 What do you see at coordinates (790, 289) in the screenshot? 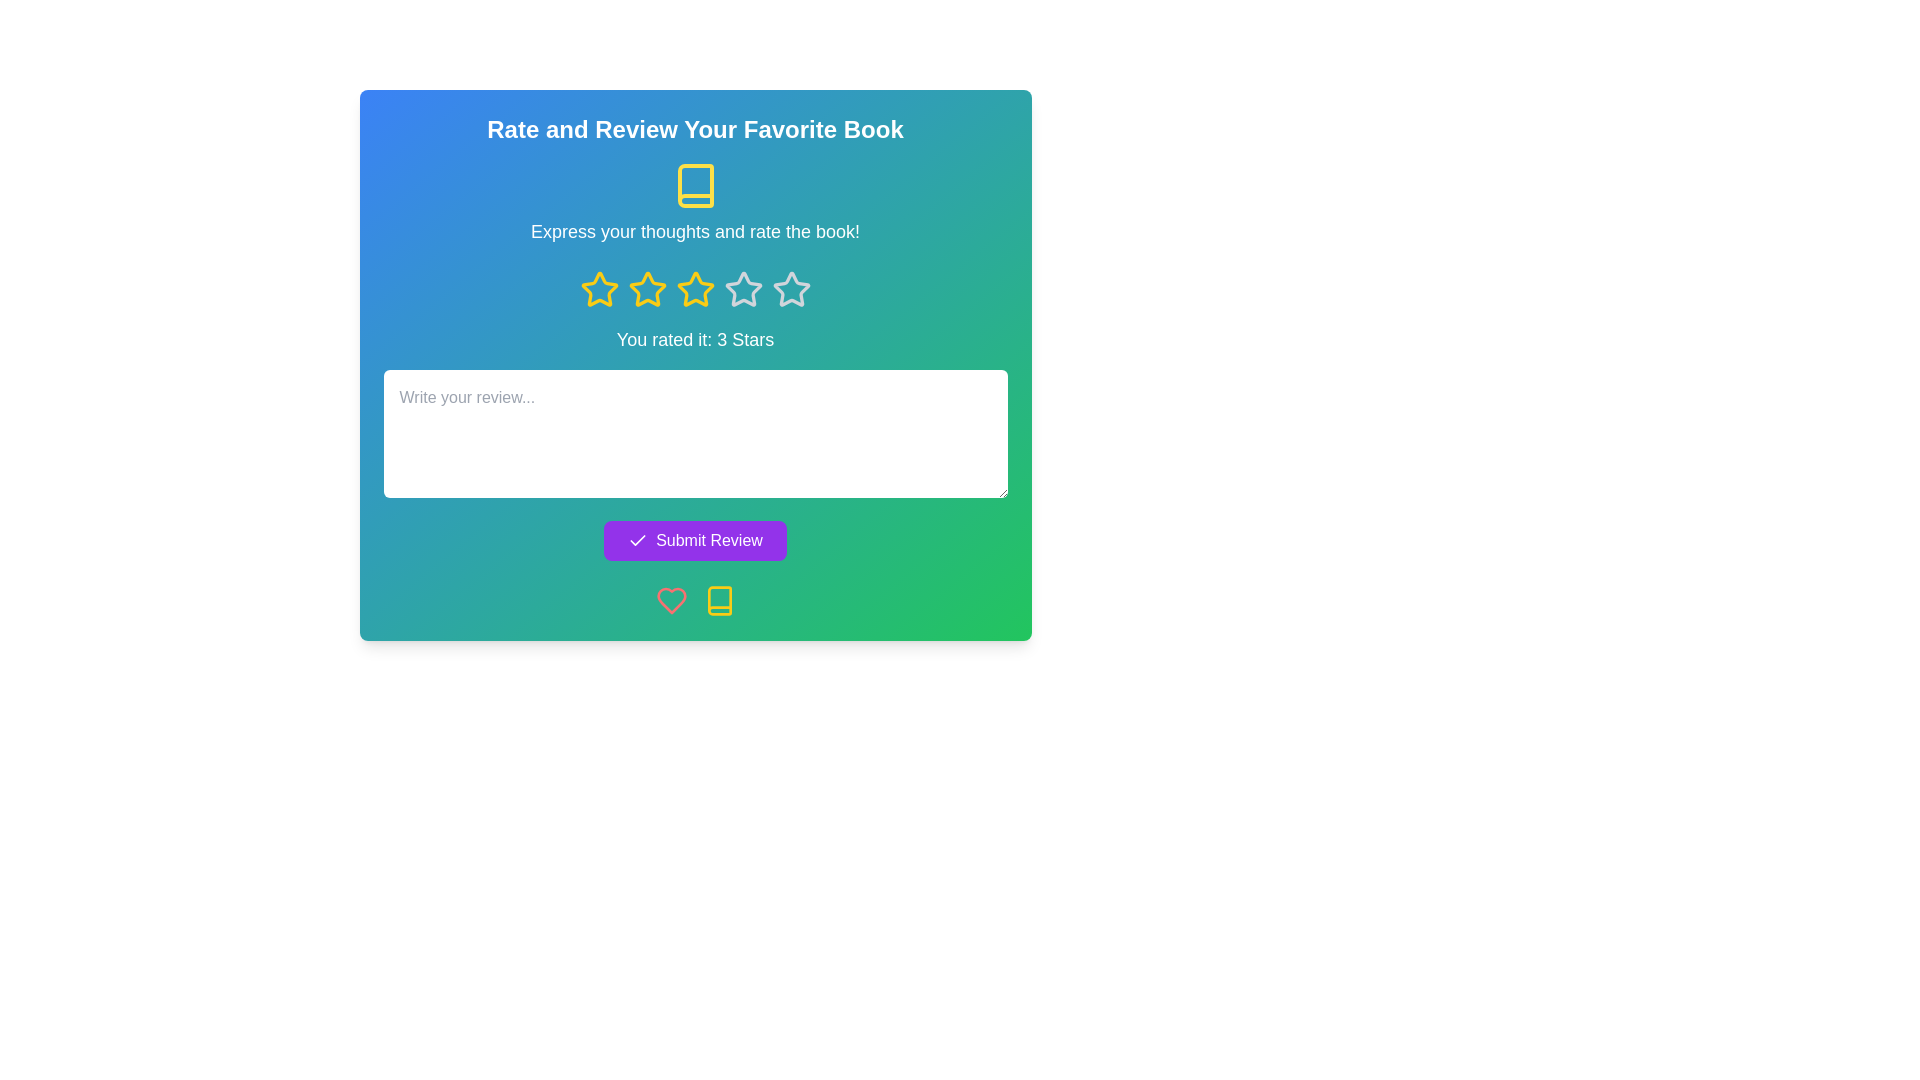
I see `the fourth star icon in the rating system` at bounding box center [790, 289].